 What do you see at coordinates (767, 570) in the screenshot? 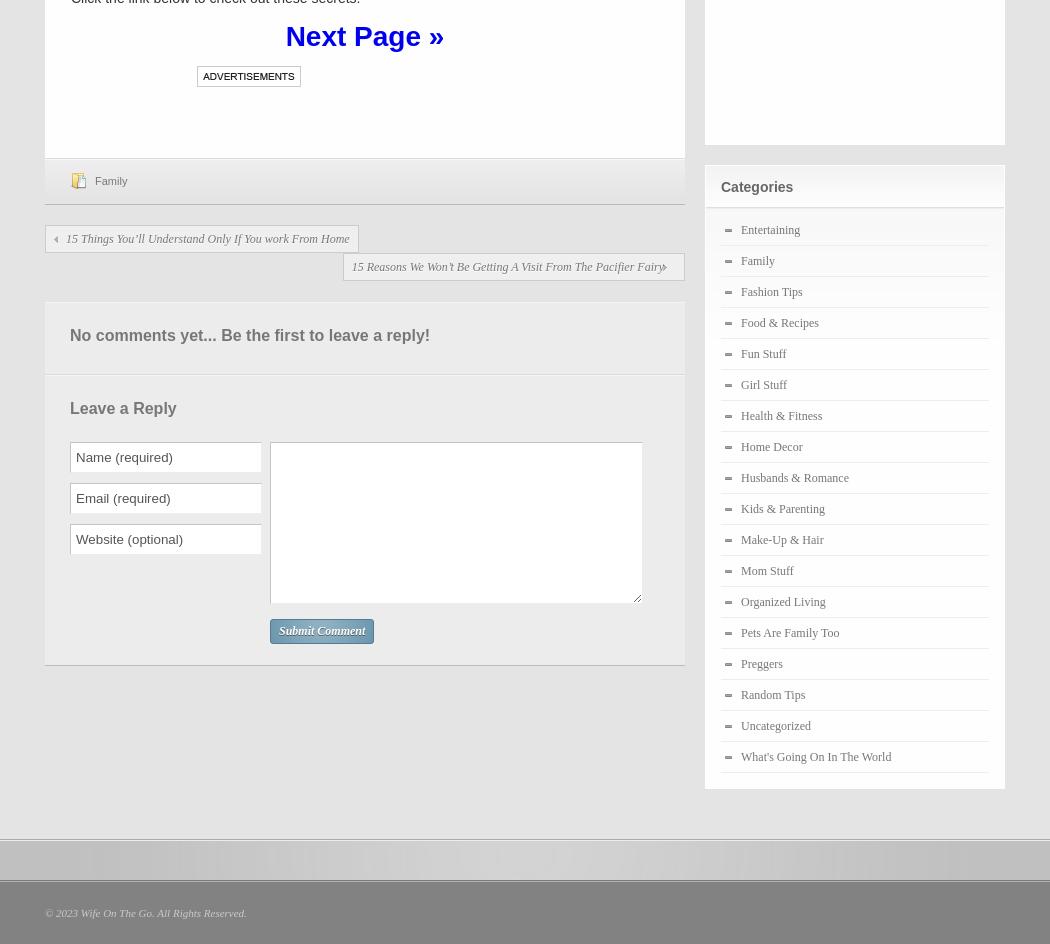
I see `'Mom Stuff'` at bounding box center [767, 570].